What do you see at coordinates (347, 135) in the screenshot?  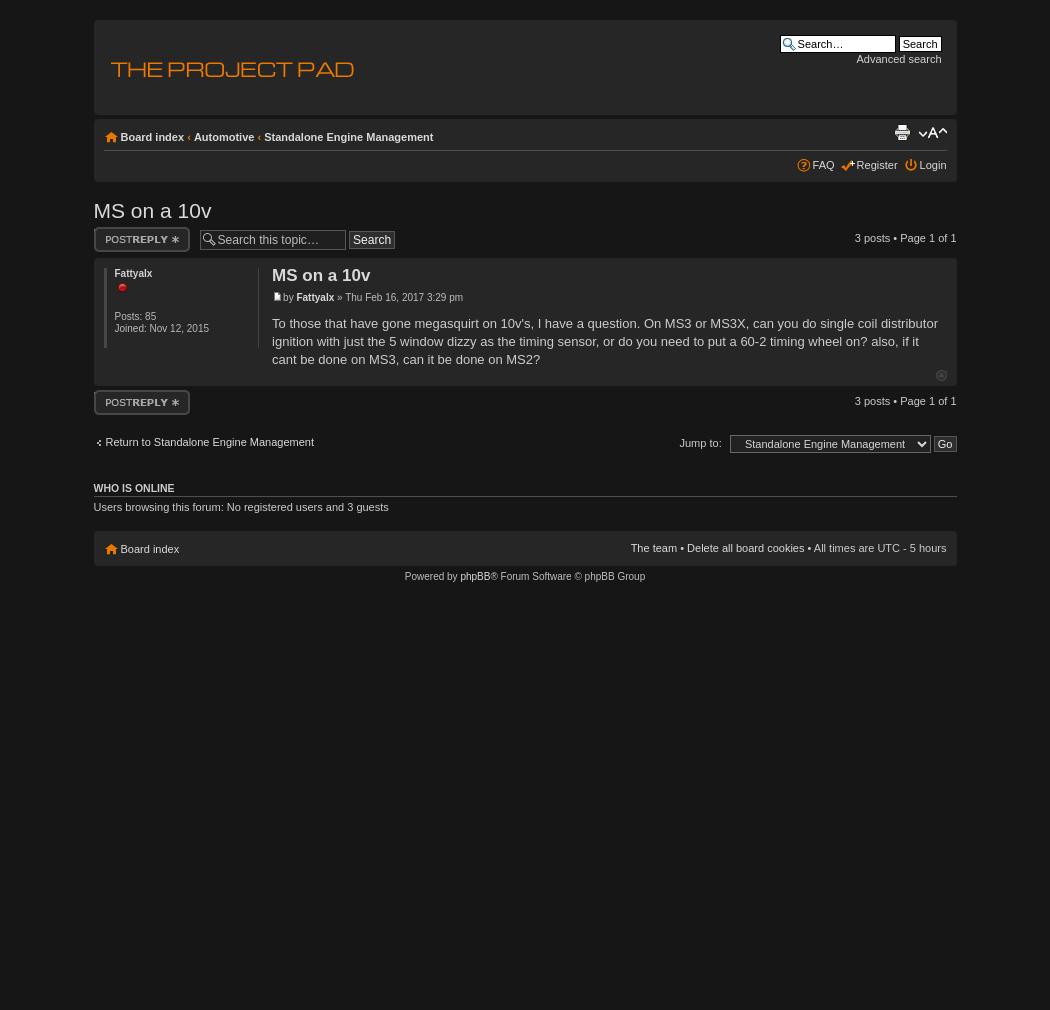 I see `'Standalone Engine Management'` at bounding box center [347, 135].